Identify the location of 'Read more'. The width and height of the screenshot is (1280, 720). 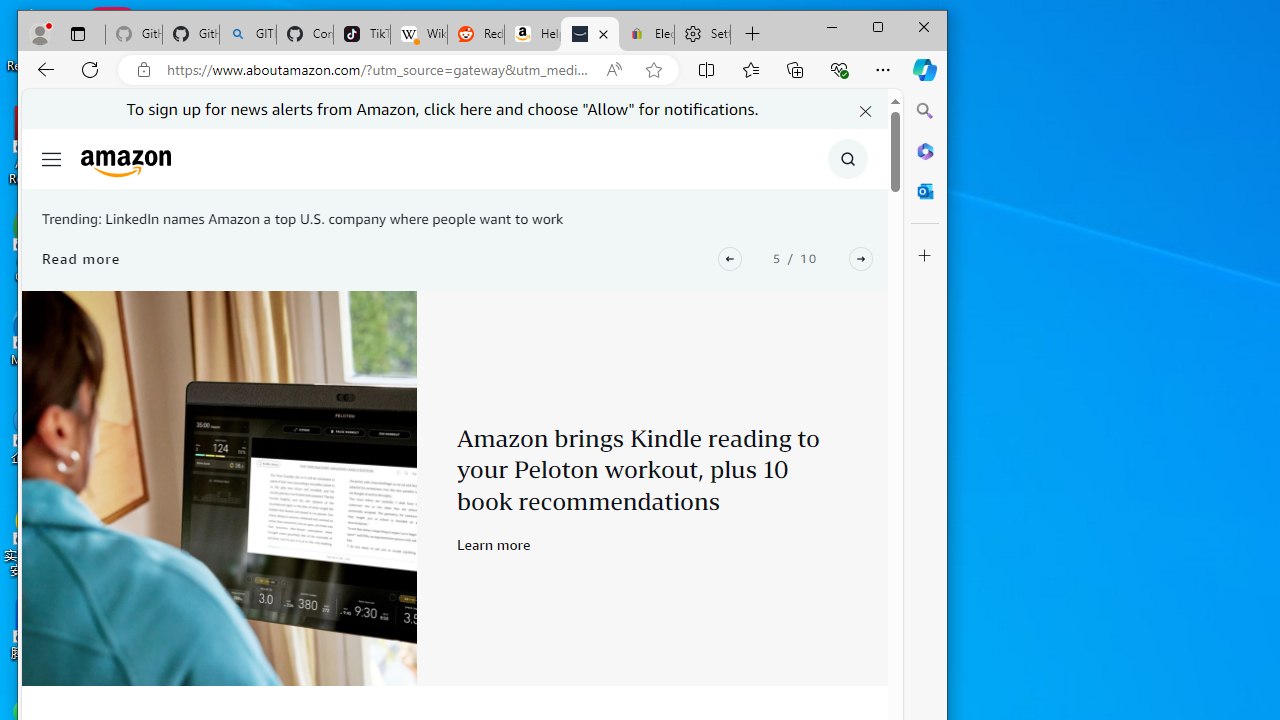
(80, 257).